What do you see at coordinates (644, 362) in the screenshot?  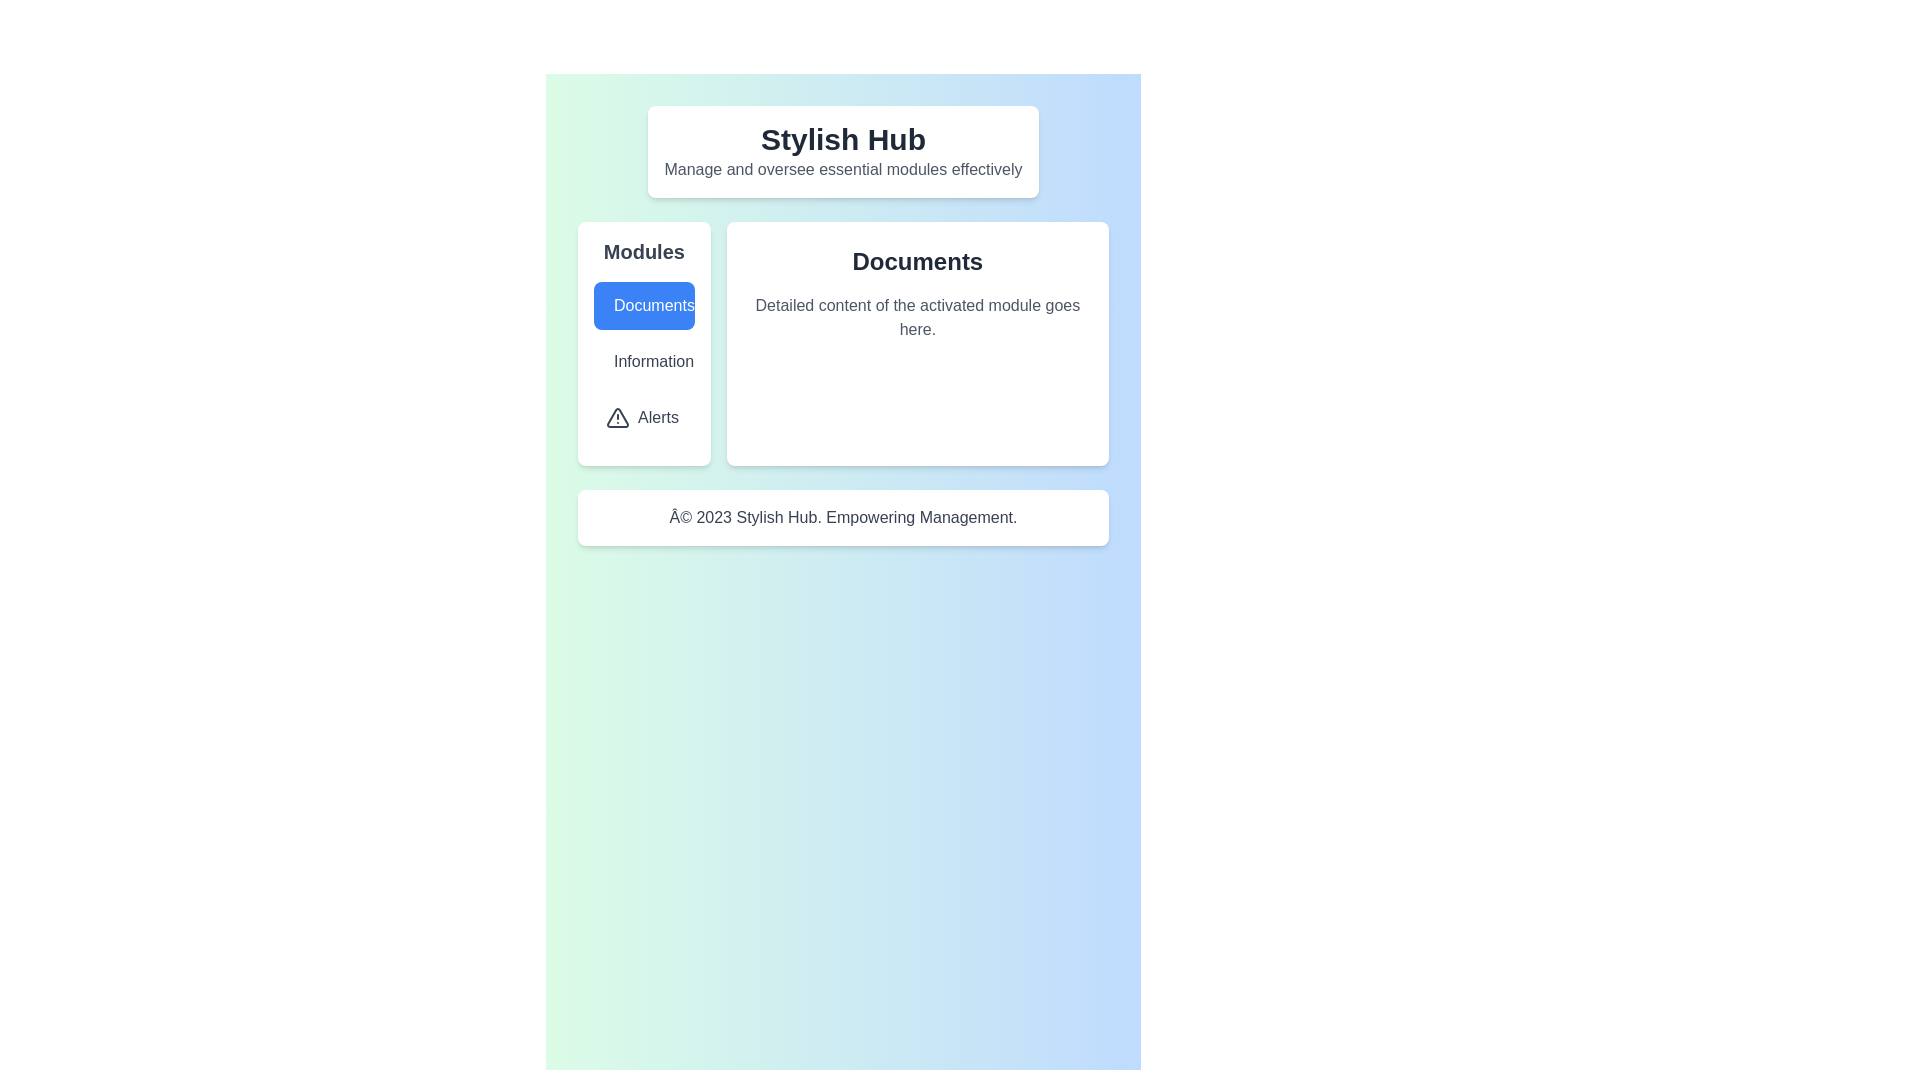 I see `the 'Information' text label within the 'Modules' navigation menu` at bounding box center [644, 362].